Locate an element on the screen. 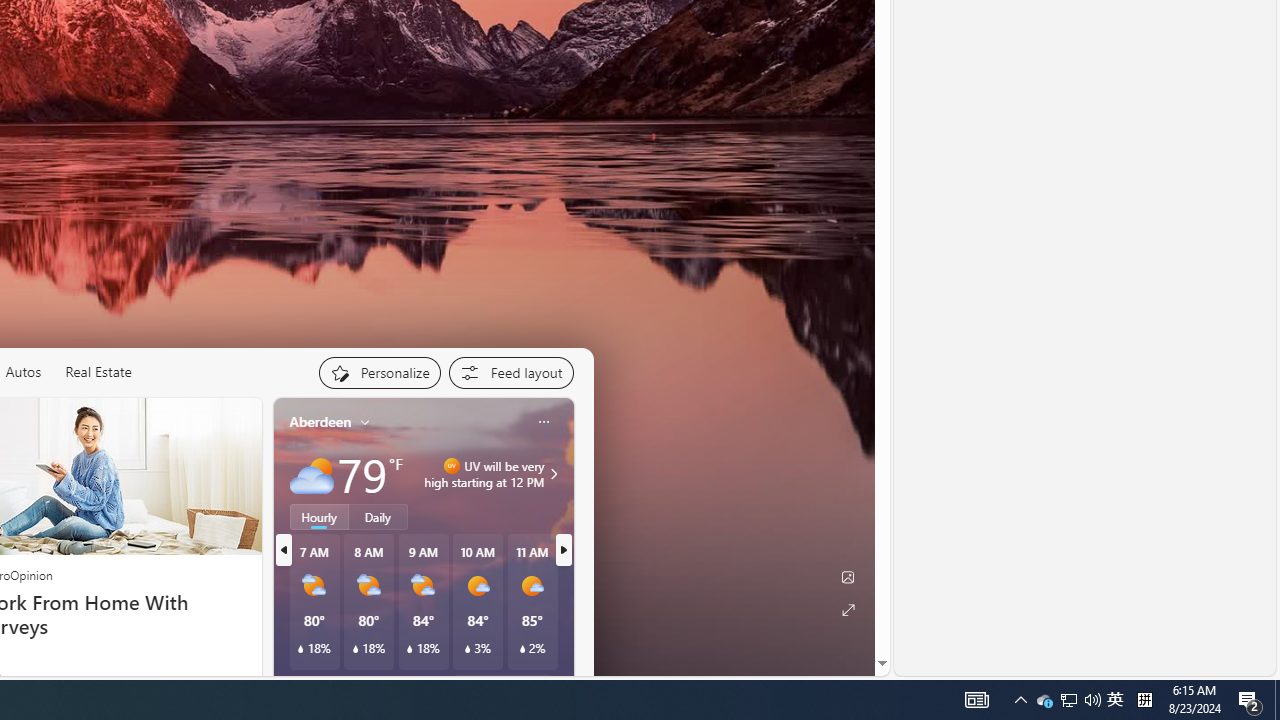 This screenshot has height=720, width=1280. 'Class: icon-img' is located at coordinates (543, 420).